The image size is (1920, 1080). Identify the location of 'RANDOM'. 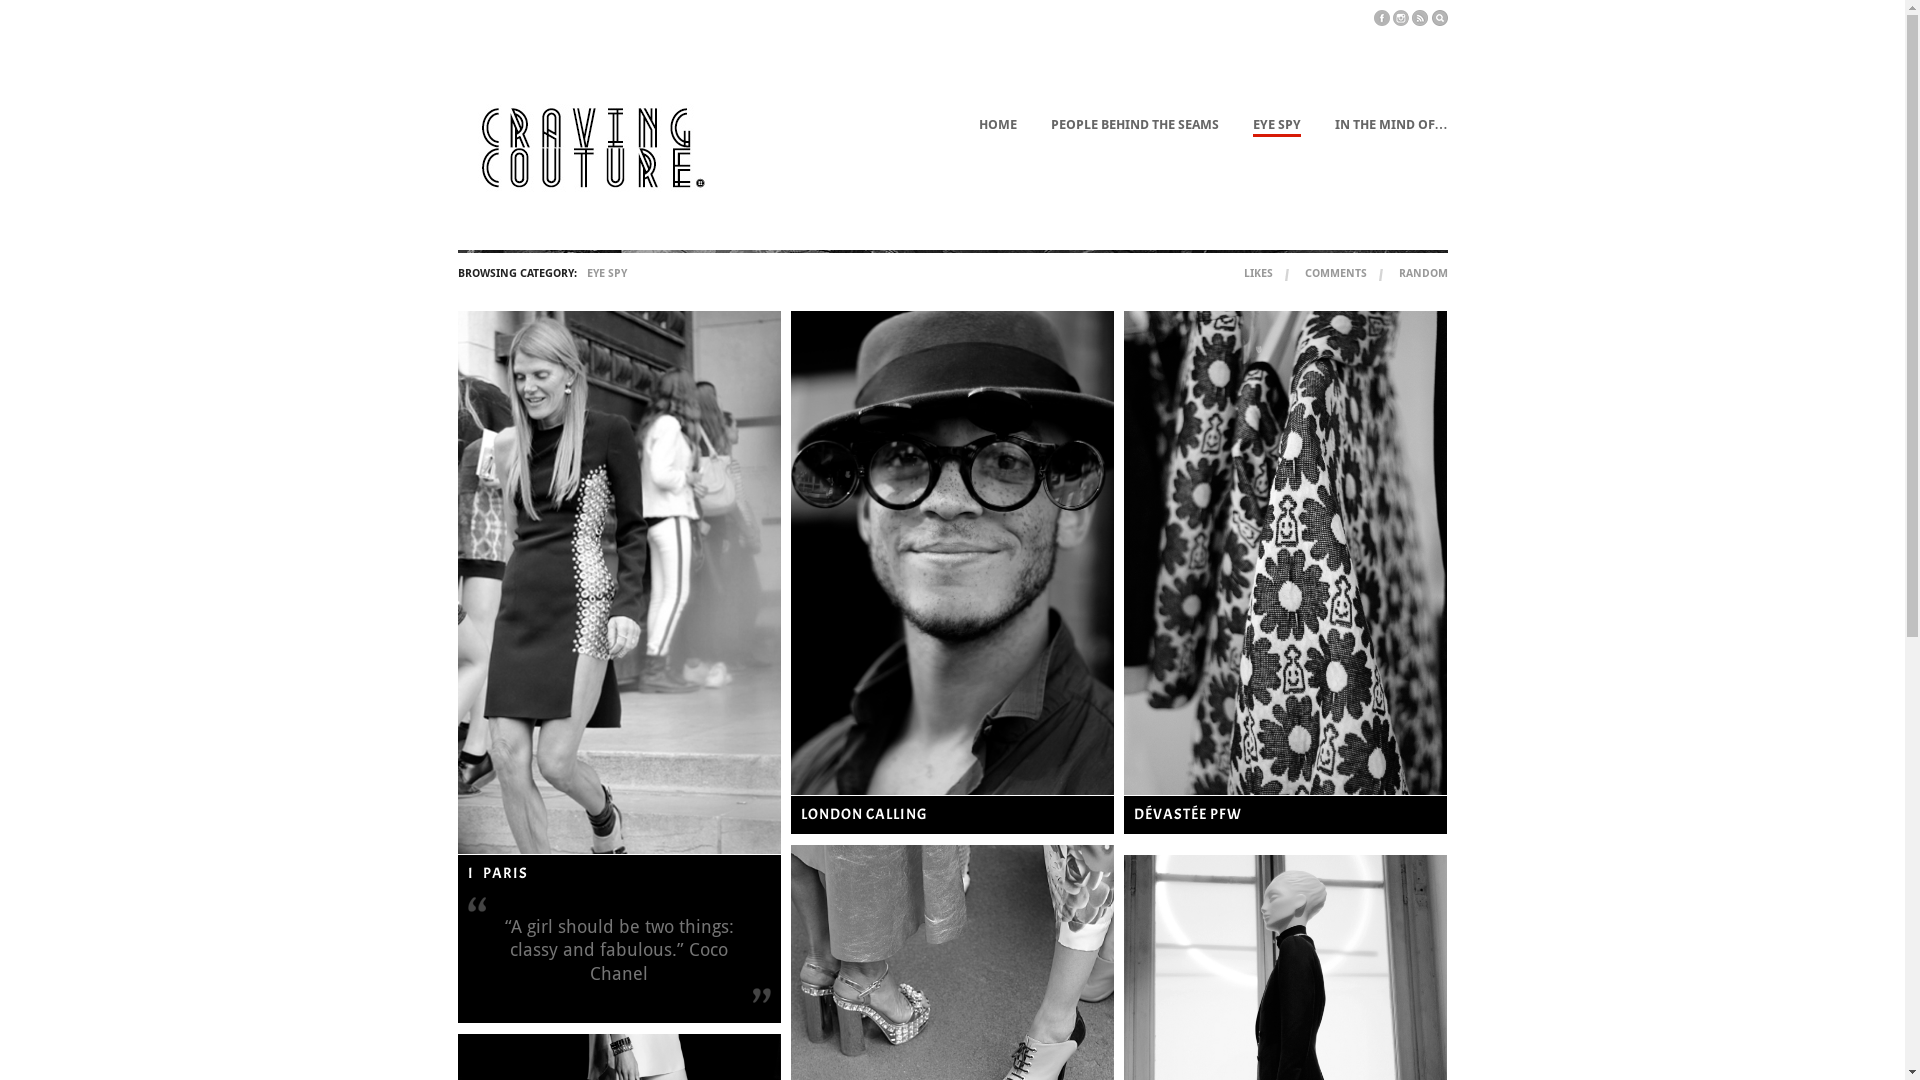
(1421, 273).